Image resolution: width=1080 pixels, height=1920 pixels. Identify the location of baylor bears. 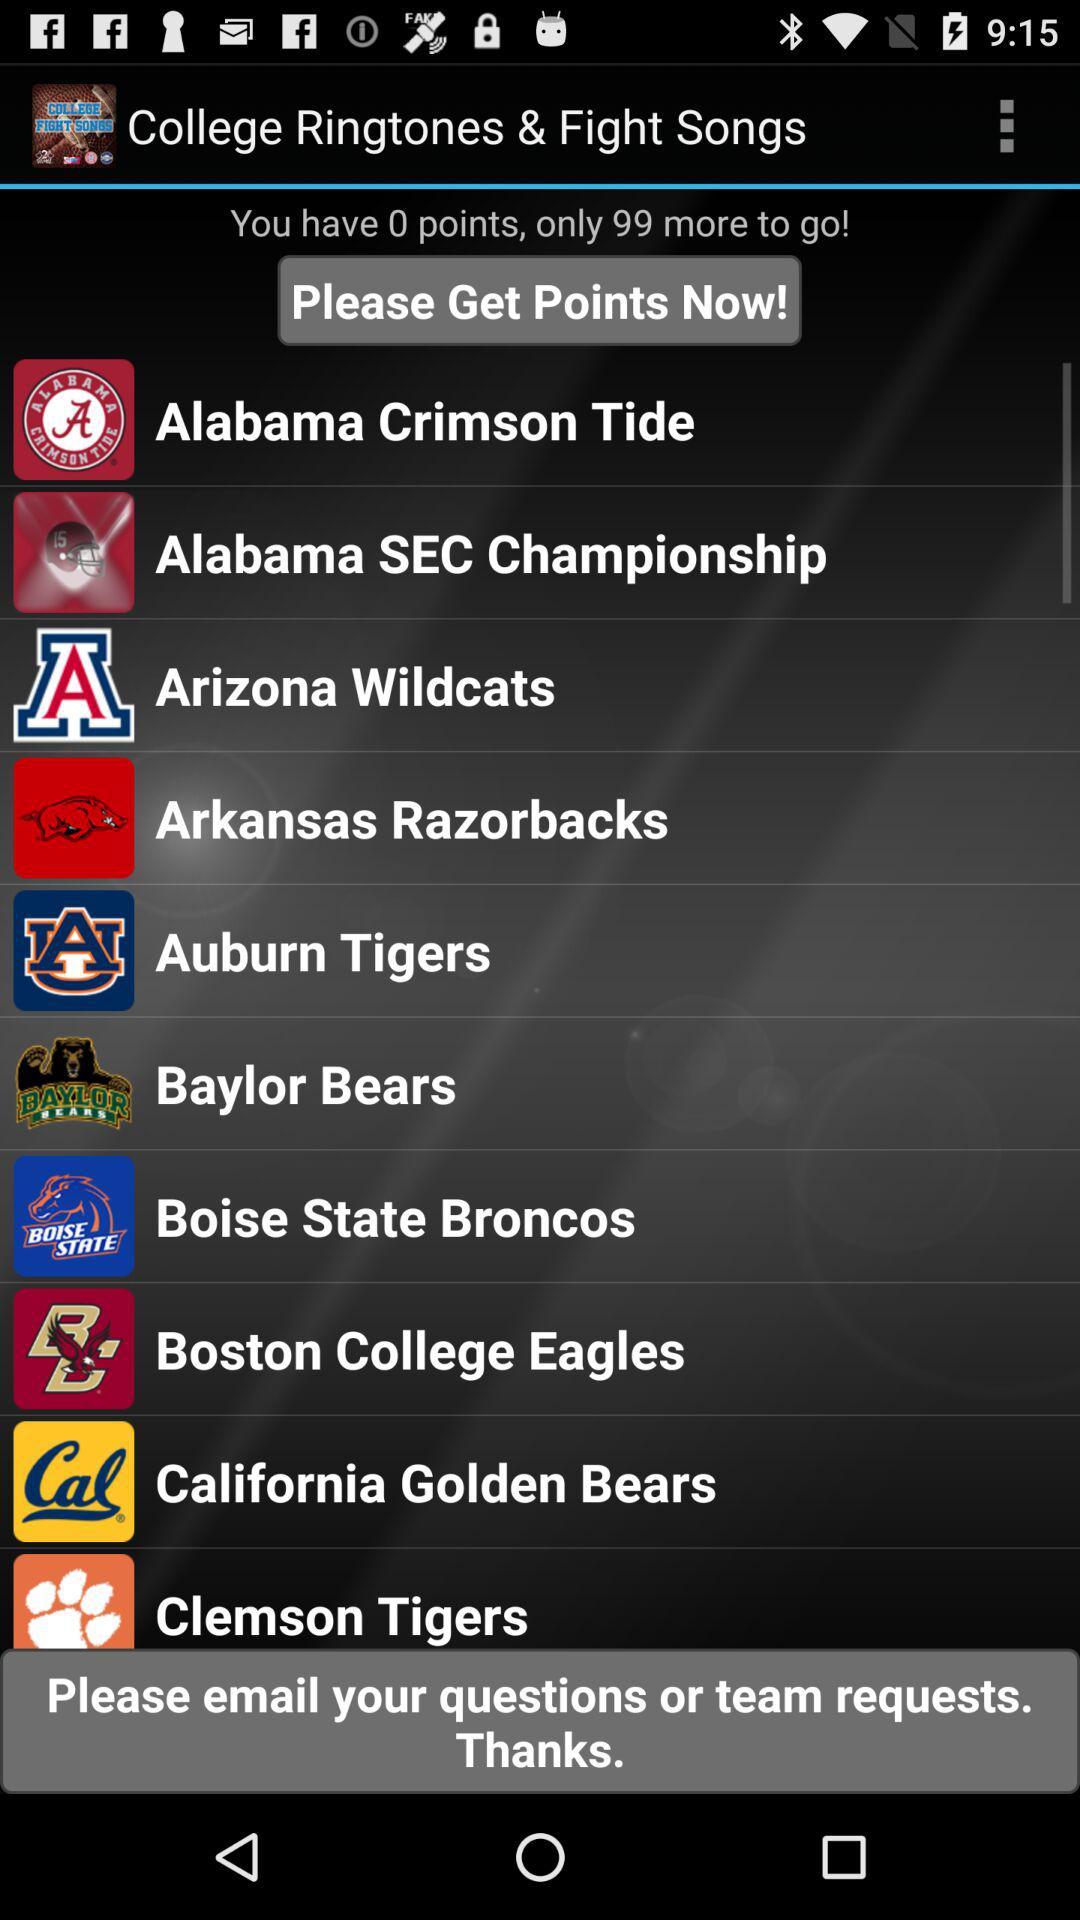
(305, 1082).